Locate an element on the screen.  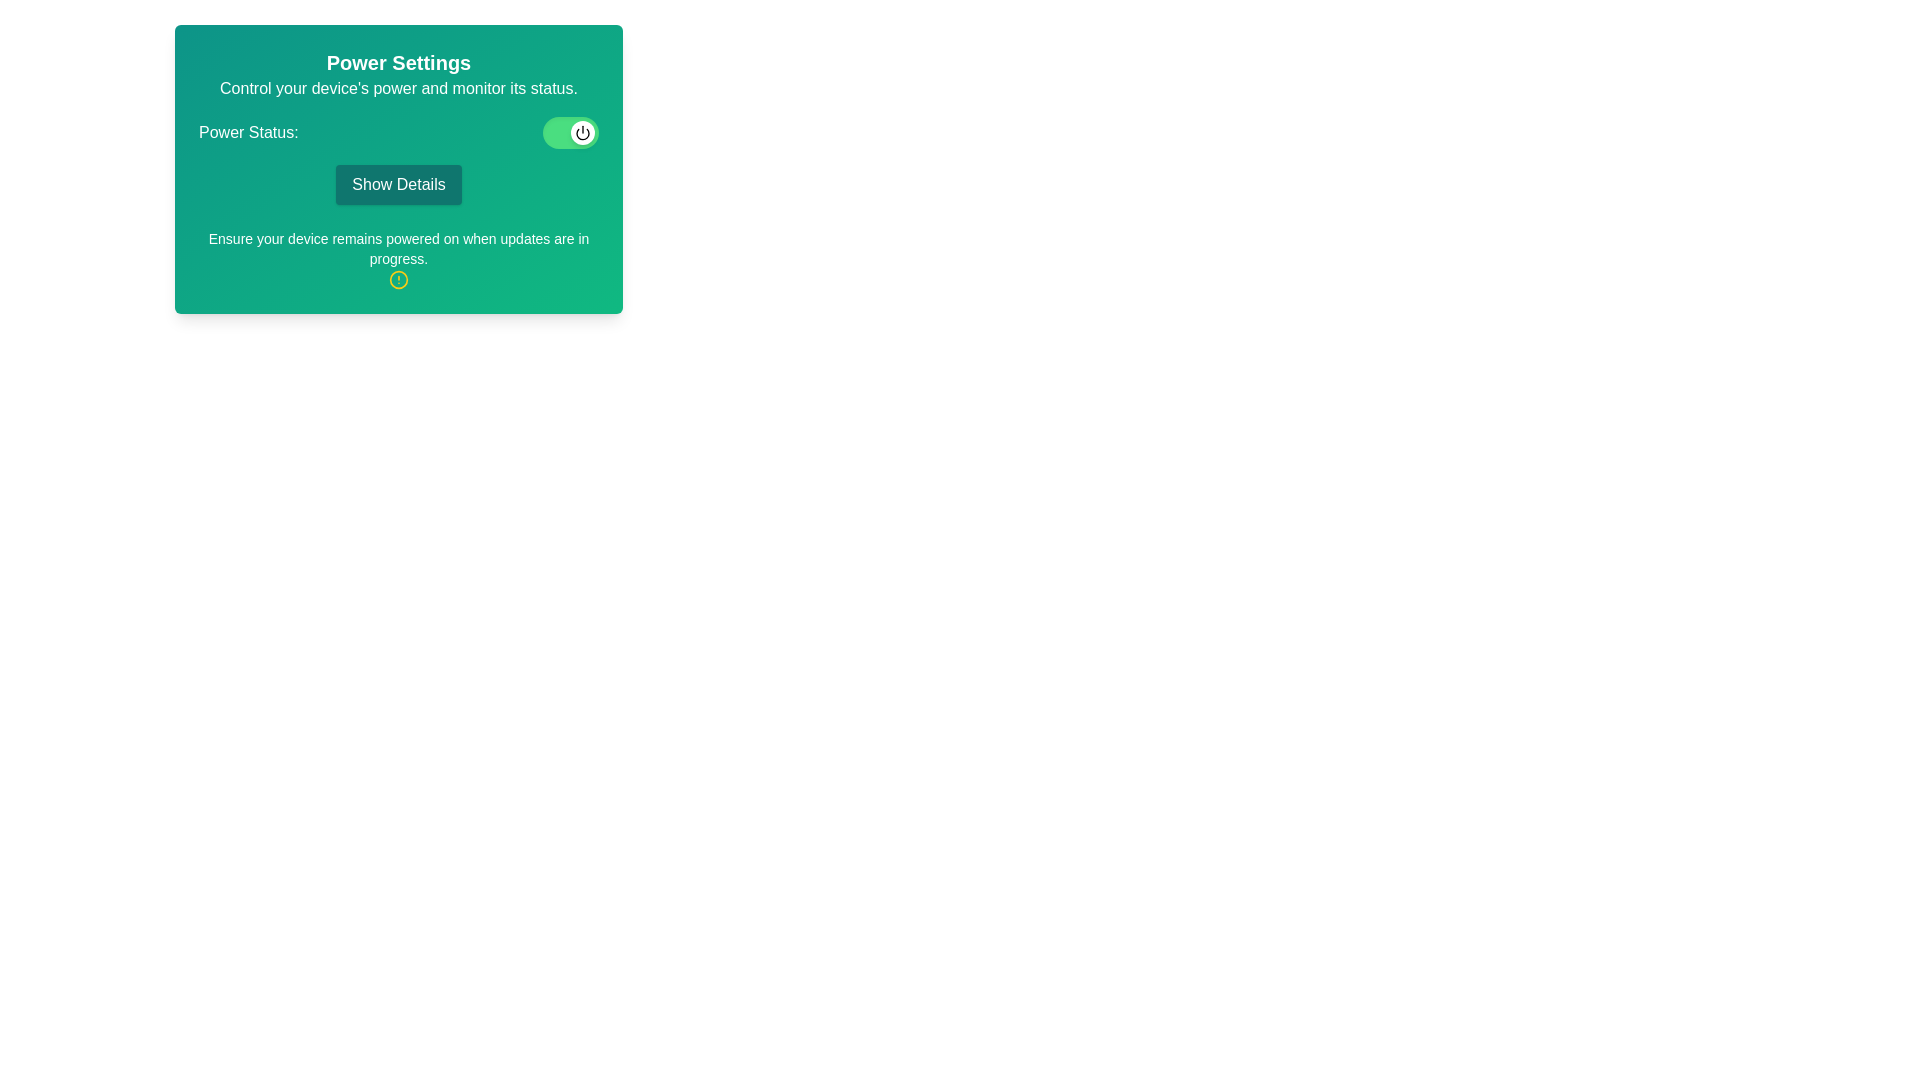
the bold text element labeled 'Power Settings' is located at coordinates (398, 61).